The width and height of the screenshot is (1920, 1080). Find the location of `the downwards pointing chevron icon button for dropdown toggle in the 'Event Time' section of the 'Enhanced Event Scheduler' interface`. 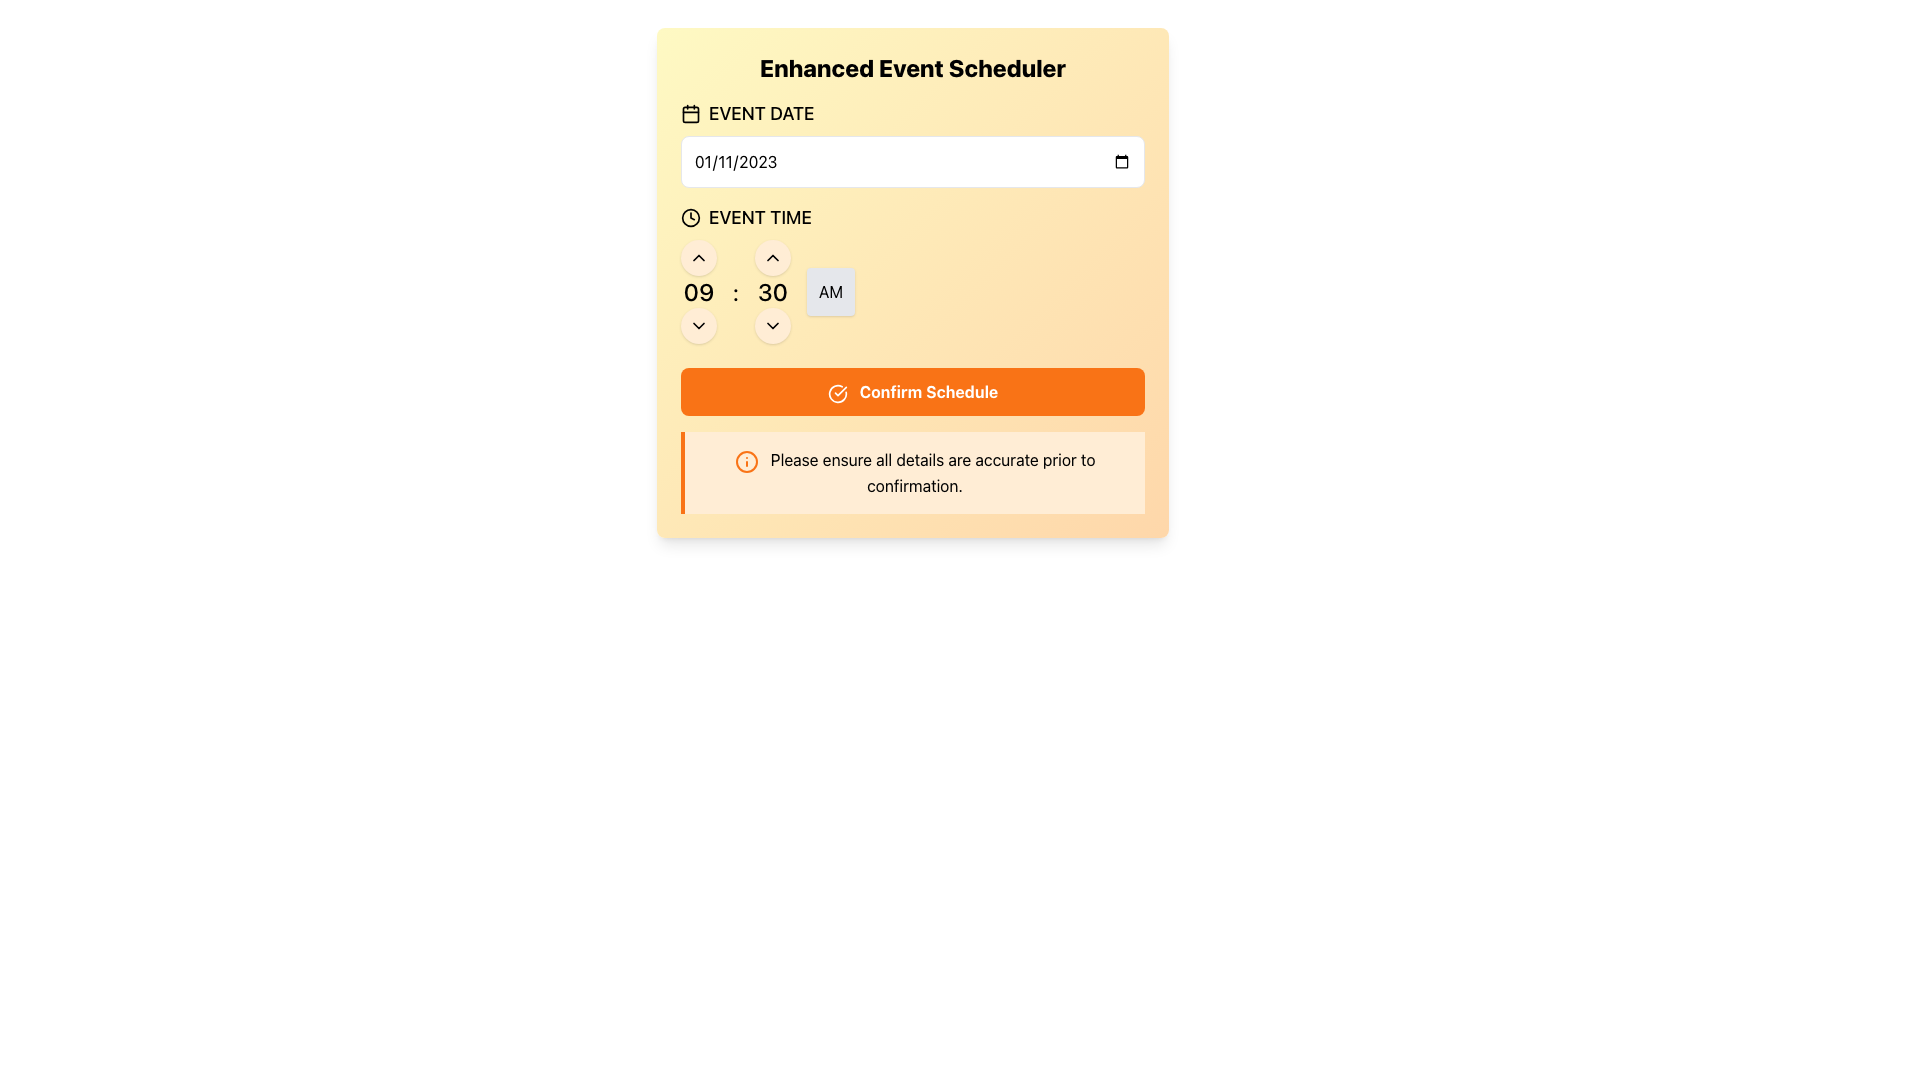

the downwards pointing chevron icon button for dropdown toggle in the 'Event Time' section of the 'Enhanced Event Scheduler' interface is located at coordinates (771, 325).